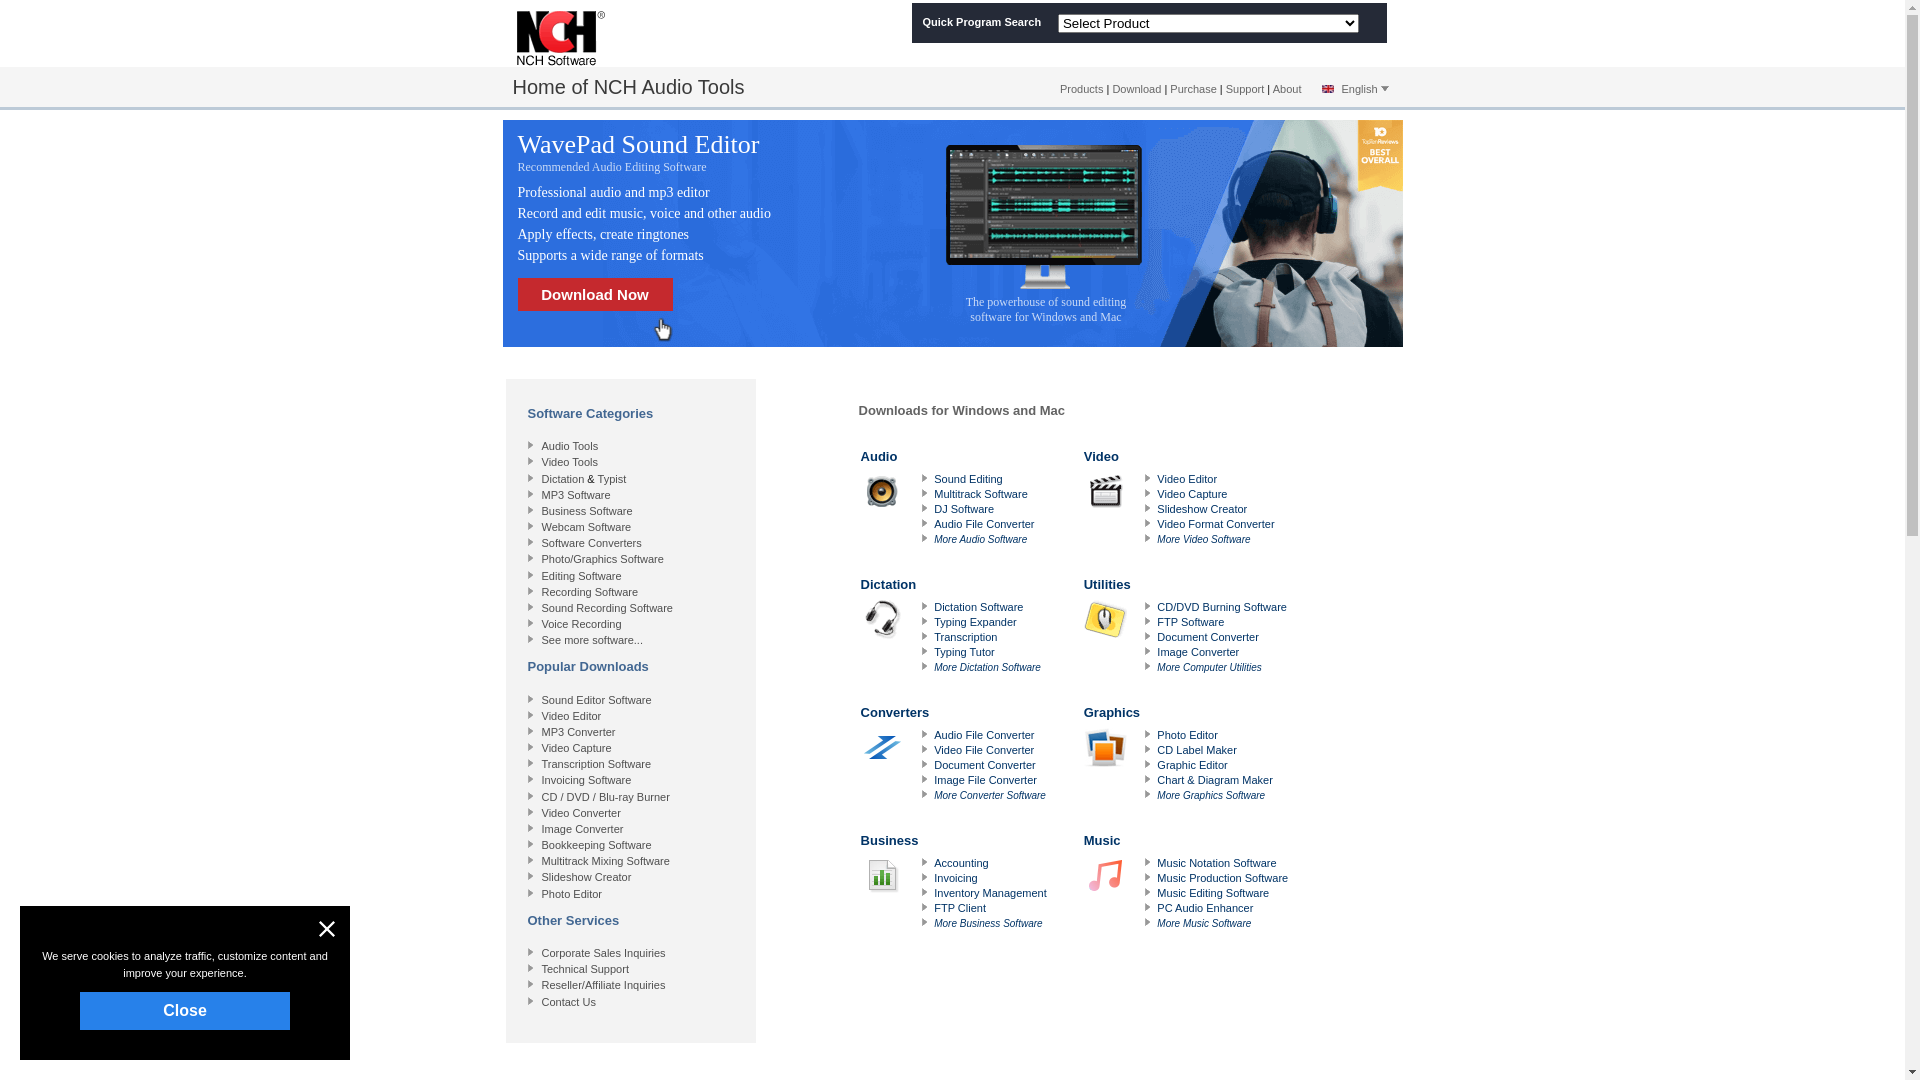 This screenshot has height=1080, width=1920. Describe the element at coordinates (933, 923) in the screenshot. I see `'More Business Software'` at that location.